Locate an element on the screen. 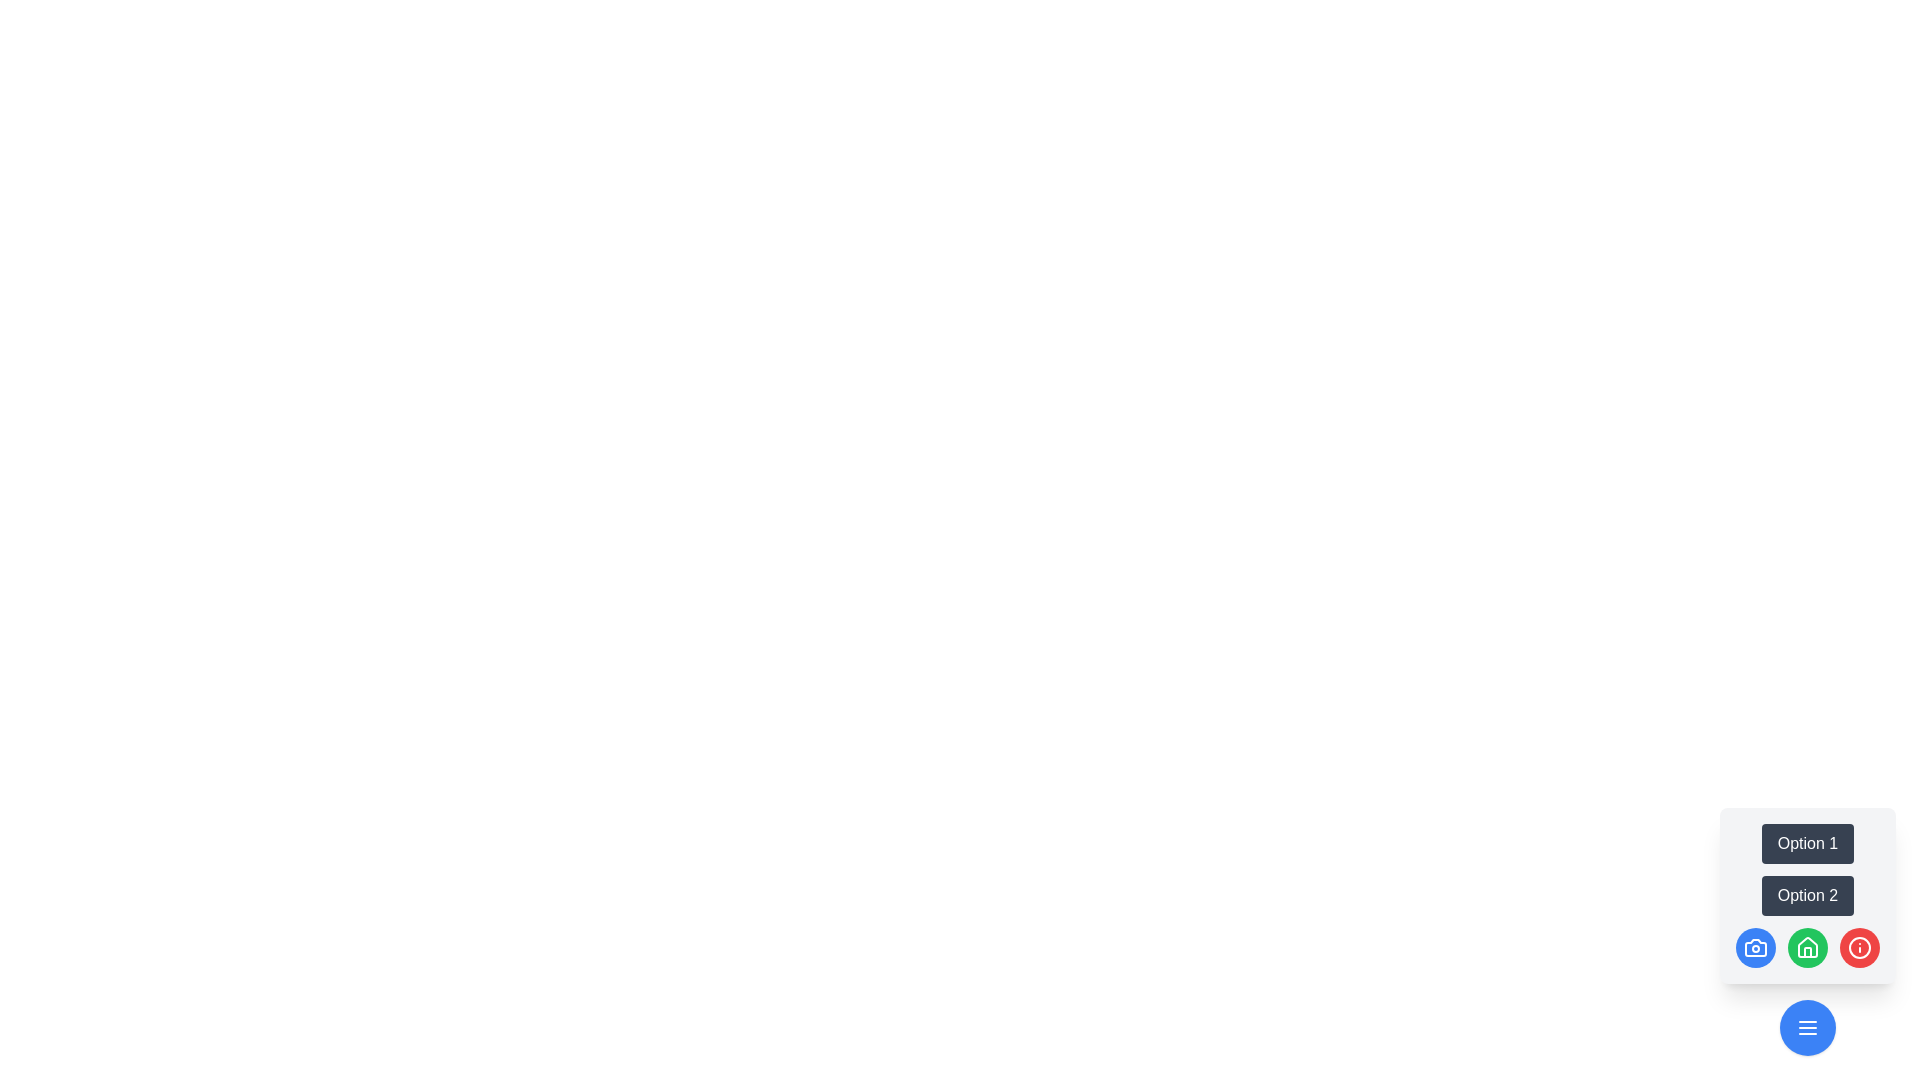  the middle button is located at coordinates (1808, 947).